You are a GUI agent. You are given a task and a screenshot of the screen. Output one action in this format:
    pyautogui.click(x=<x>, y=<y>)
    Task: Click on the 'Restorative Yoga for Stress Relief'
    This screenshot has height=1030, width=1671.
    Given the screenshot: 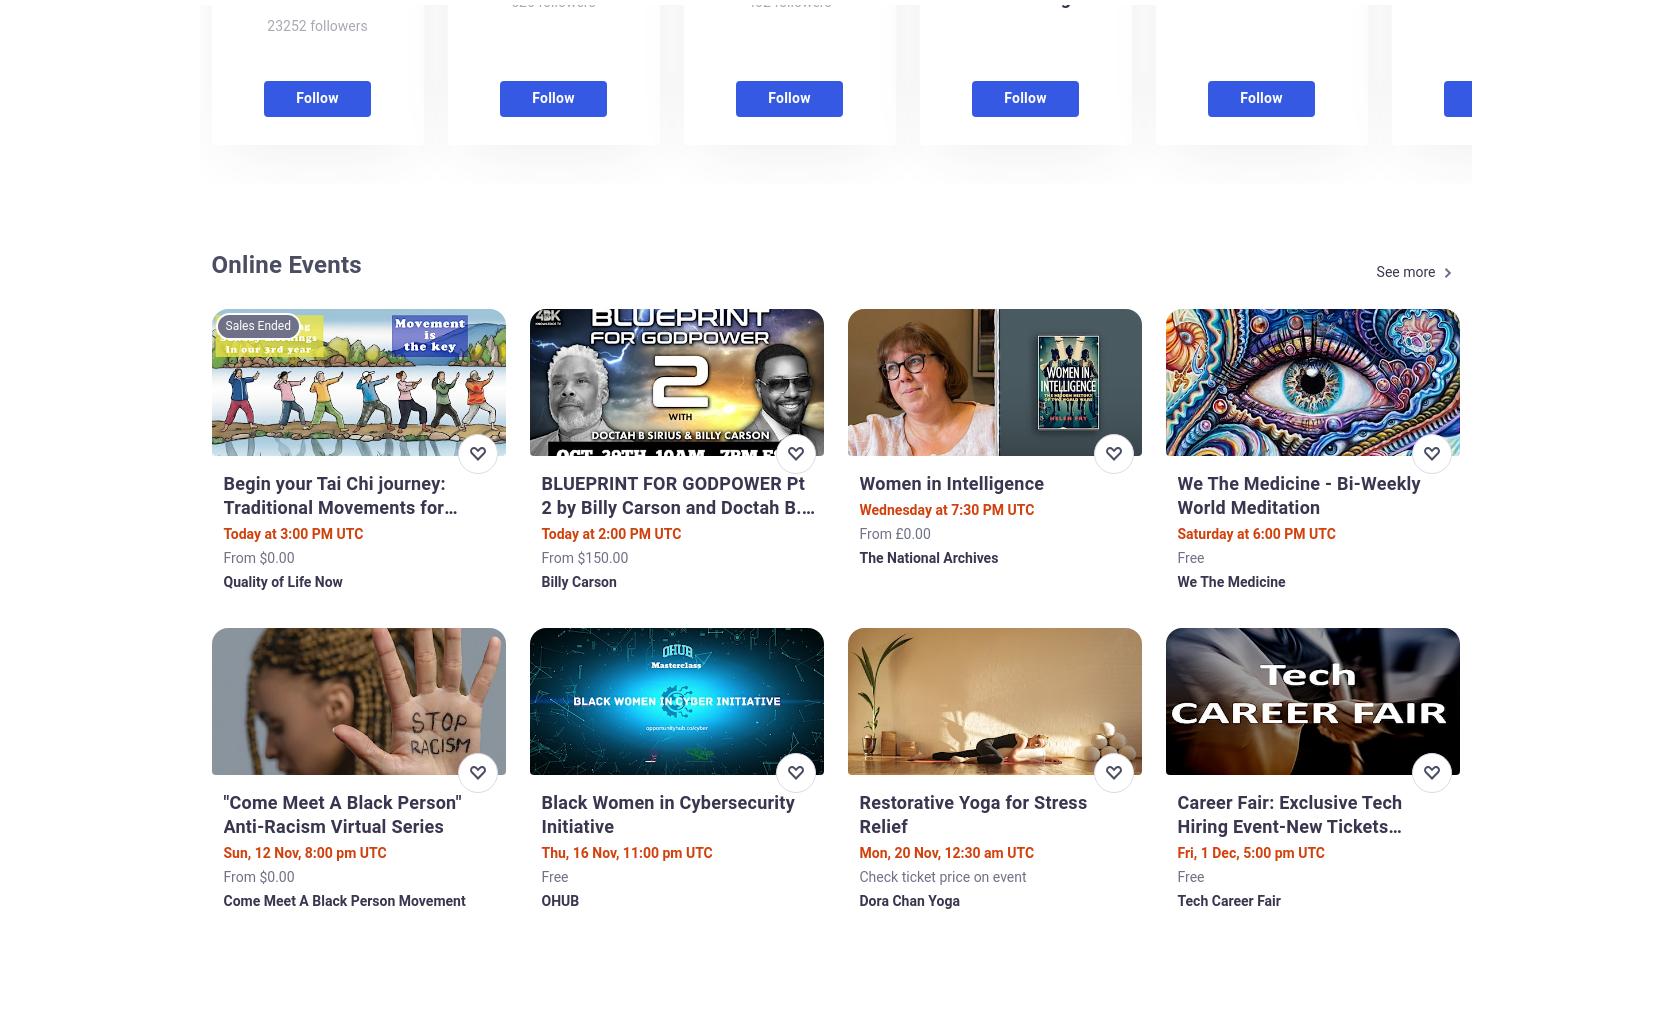 What is the action you would take?
    pyautogui.click(x=973, y=812)
    